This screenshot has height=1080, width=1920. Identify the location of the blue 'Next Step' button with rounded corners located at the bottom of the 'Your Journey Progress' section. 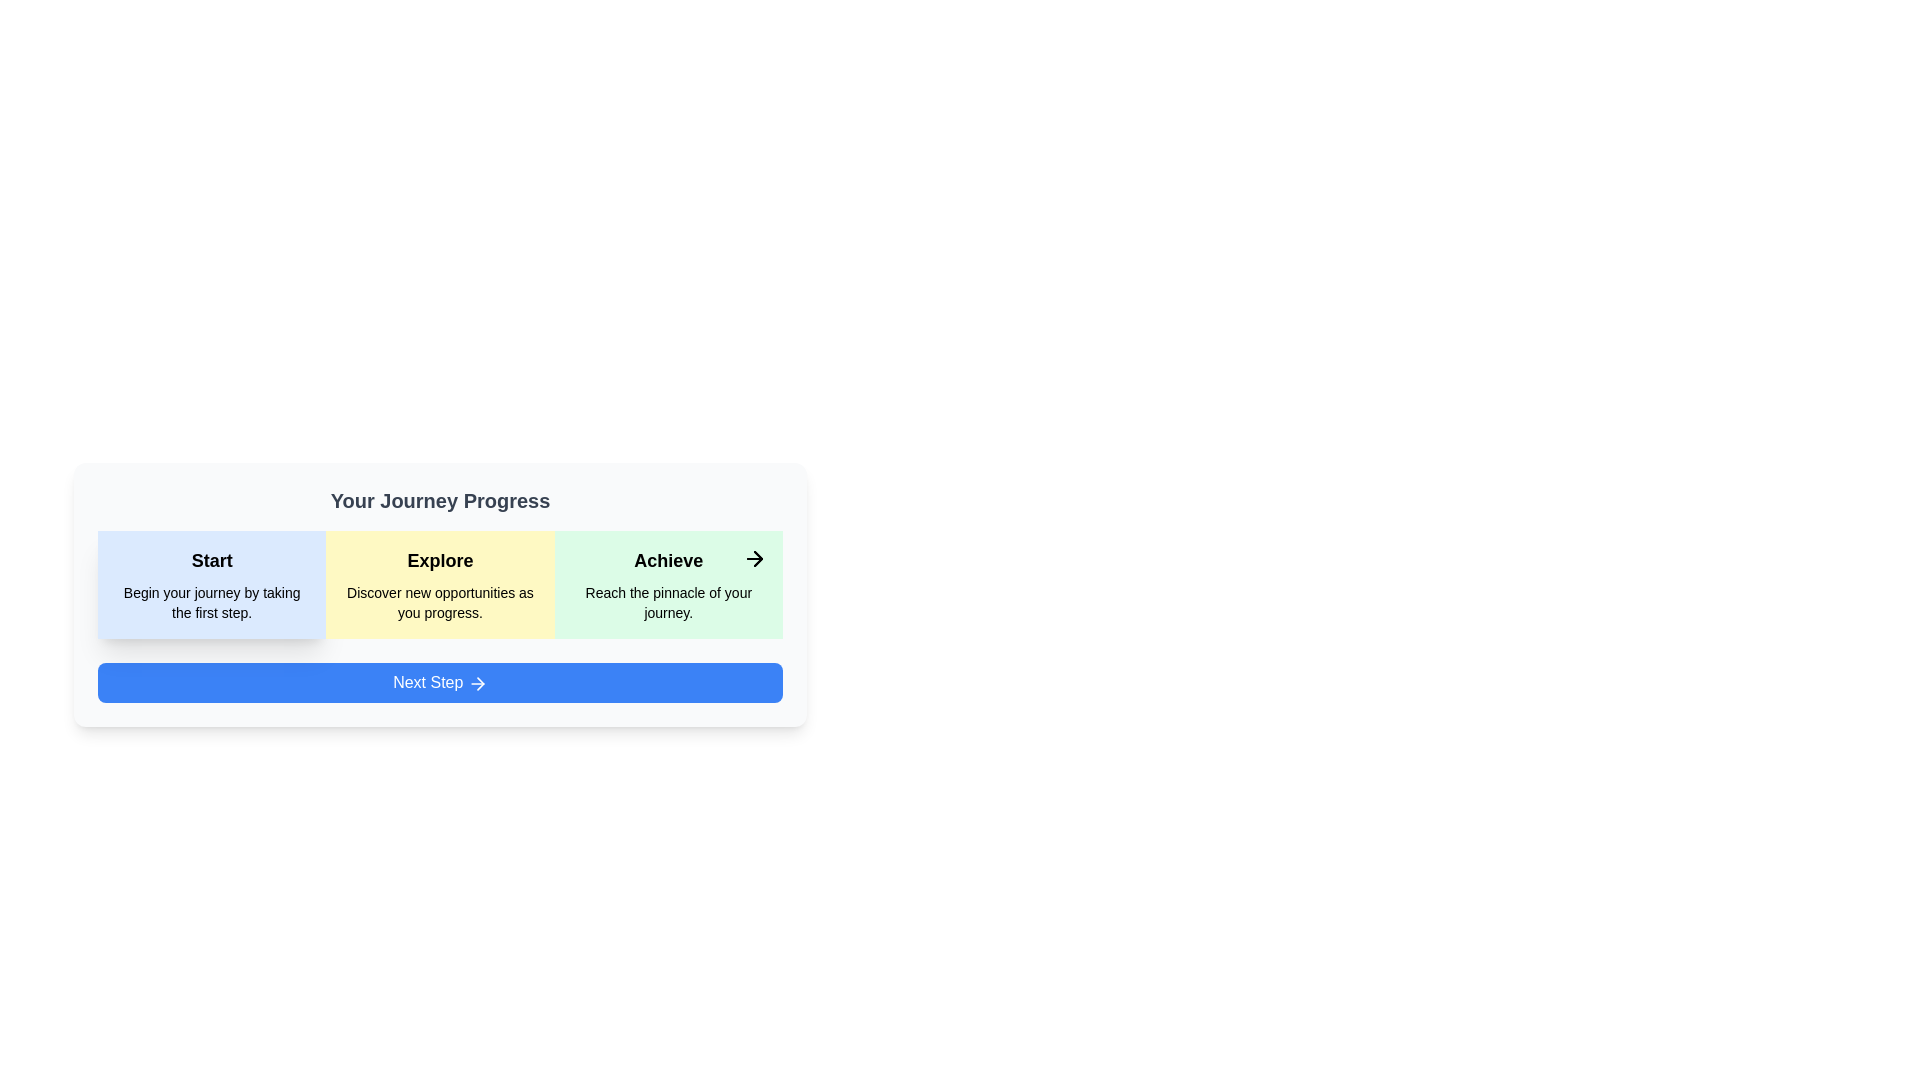
(439, 681).